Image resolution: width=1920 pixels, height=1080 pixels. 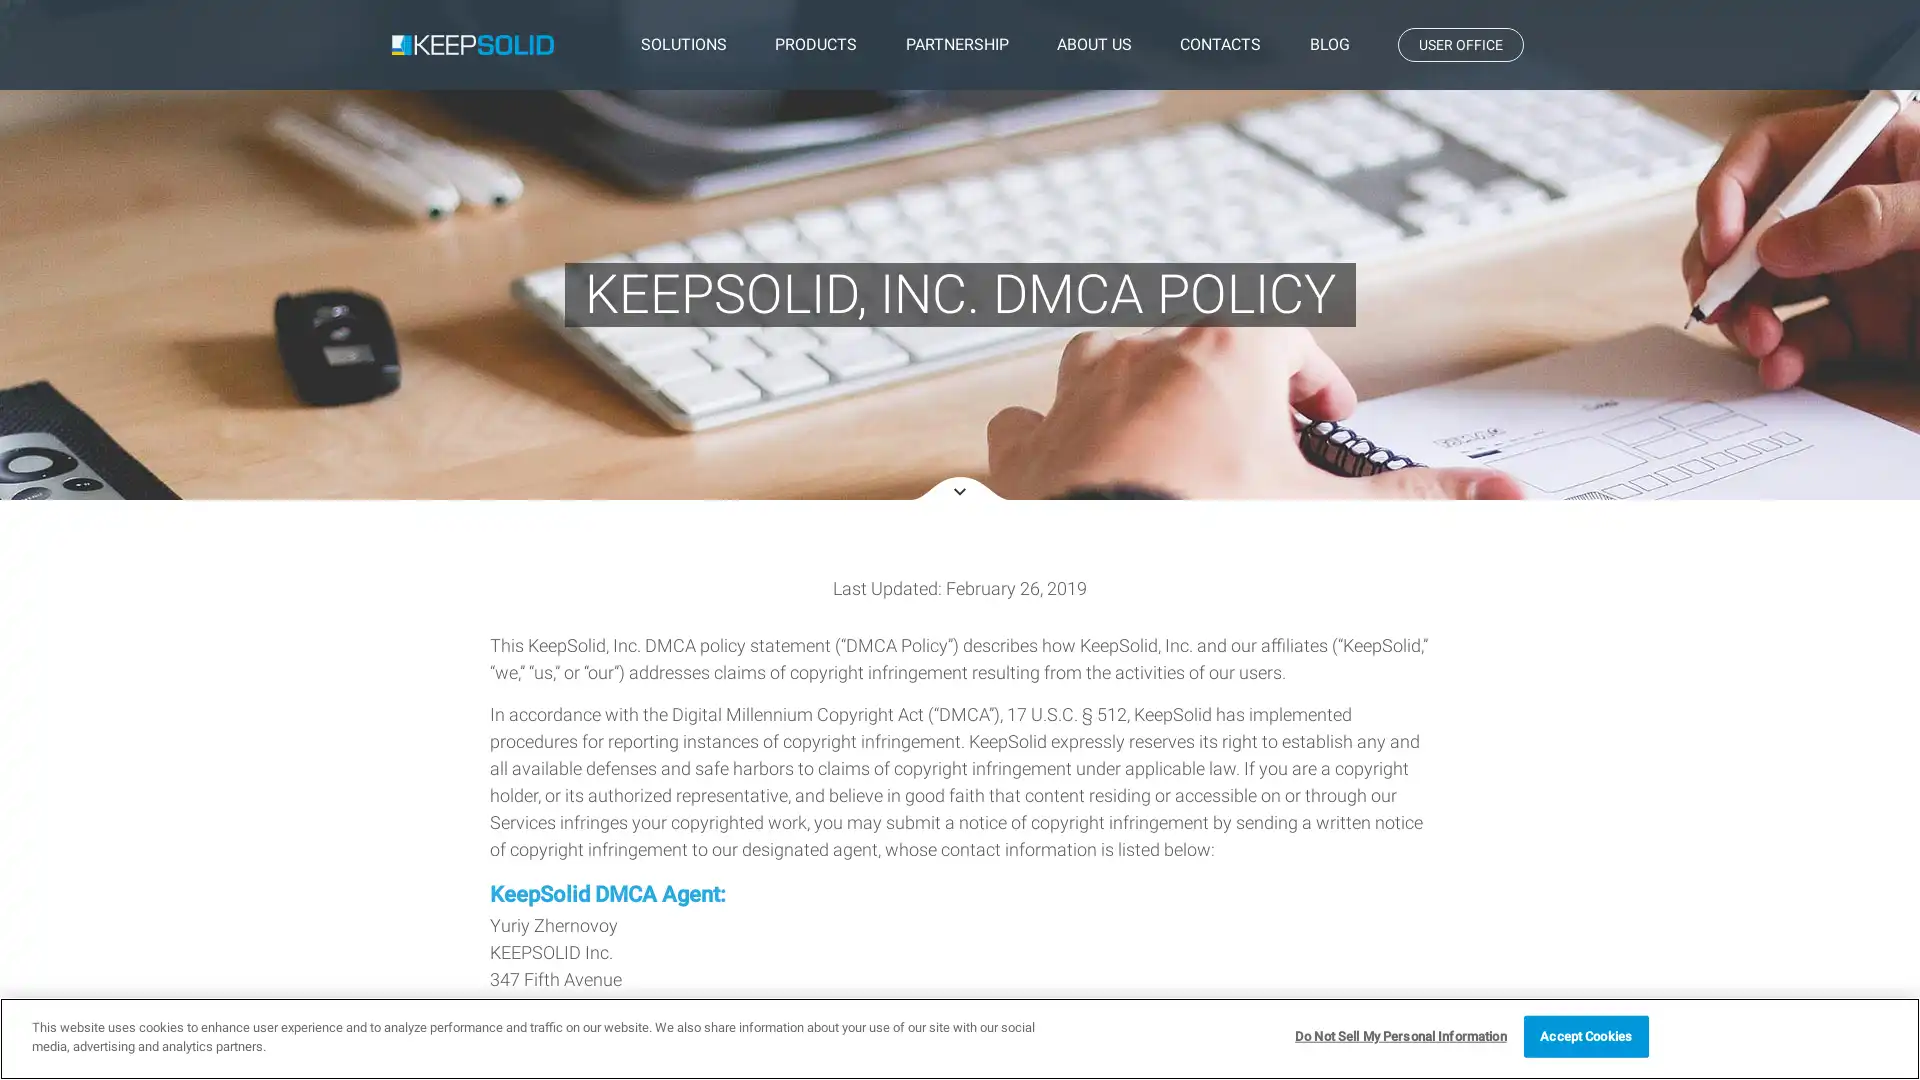 What do you see at coordinates (1584, 1035) in the screenshot?
I see `Accept Cookies` at bounding box center [1584, 1035].